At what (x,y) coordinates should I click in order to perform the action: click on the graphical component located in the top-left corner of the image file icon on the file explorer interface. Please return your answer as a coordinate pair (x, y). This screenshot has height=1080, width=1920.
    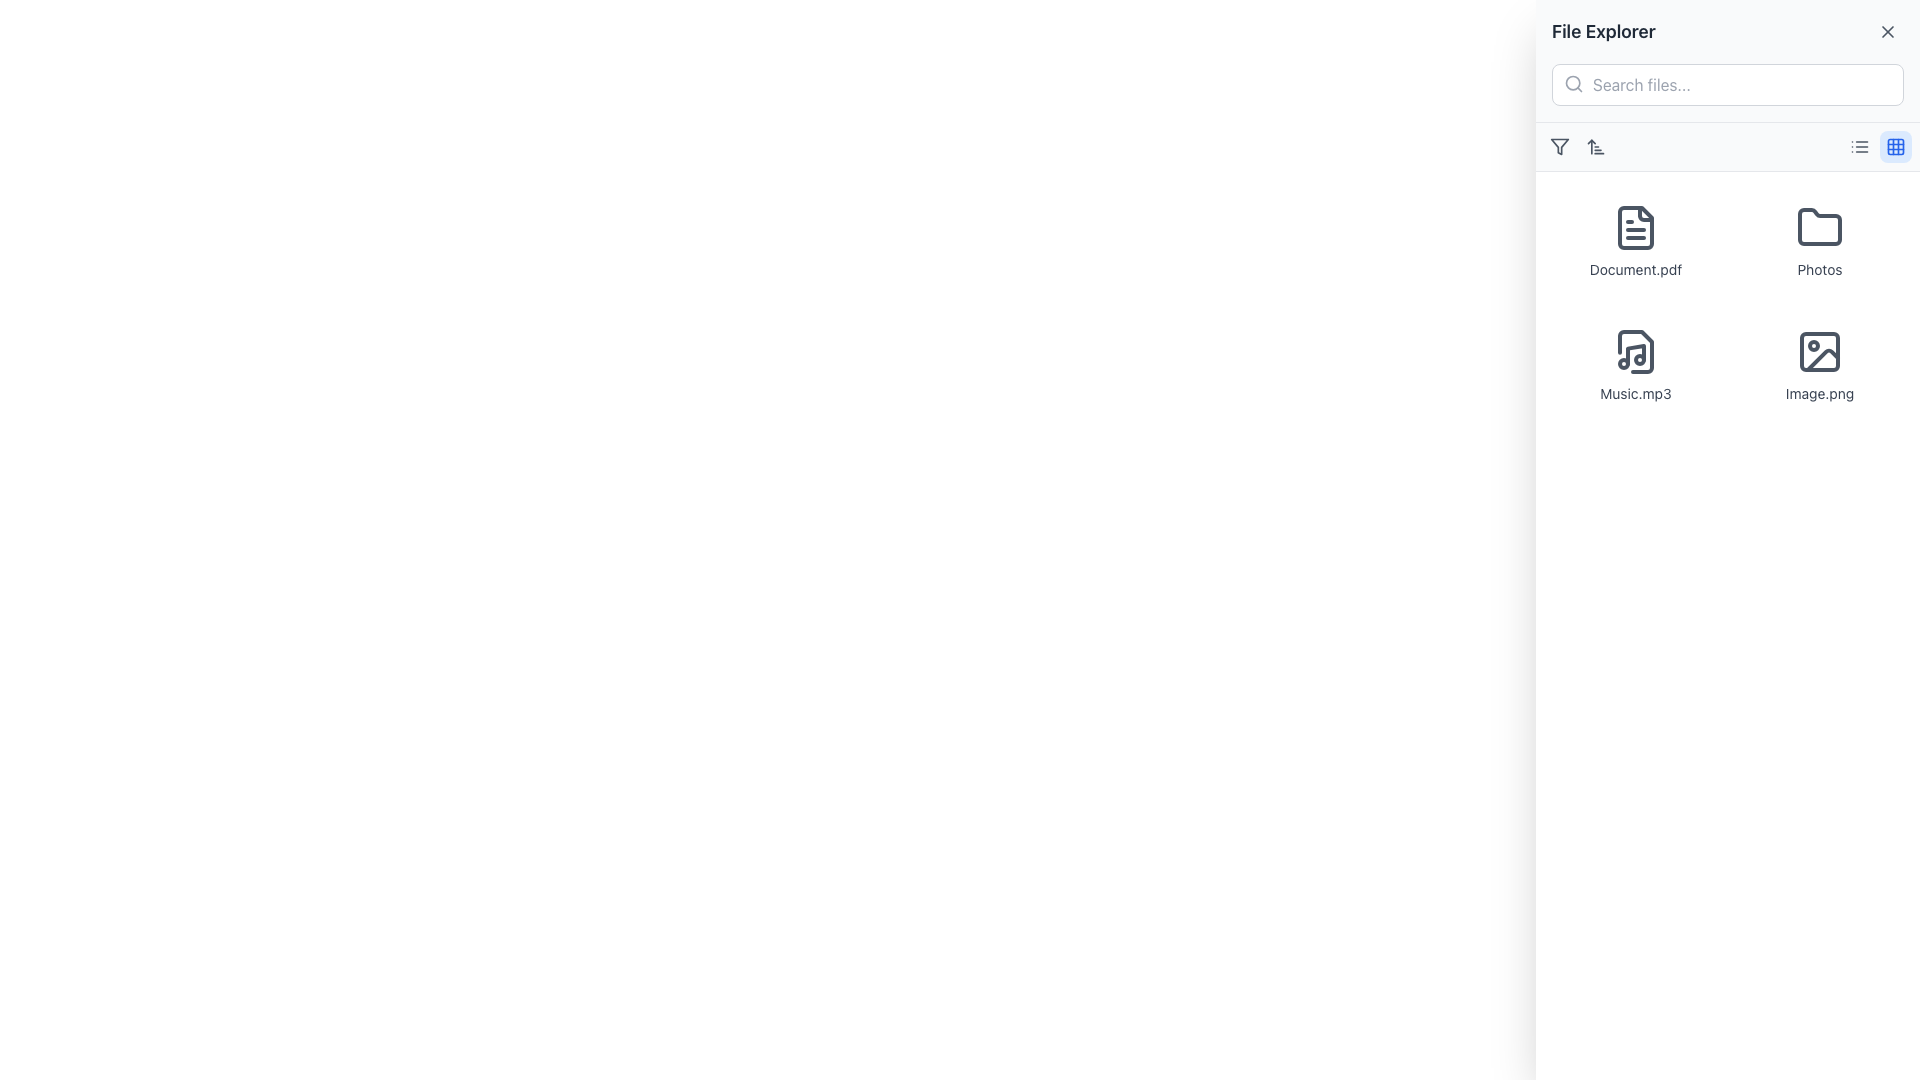
    Looking at the image, I should click on (1819, 350).